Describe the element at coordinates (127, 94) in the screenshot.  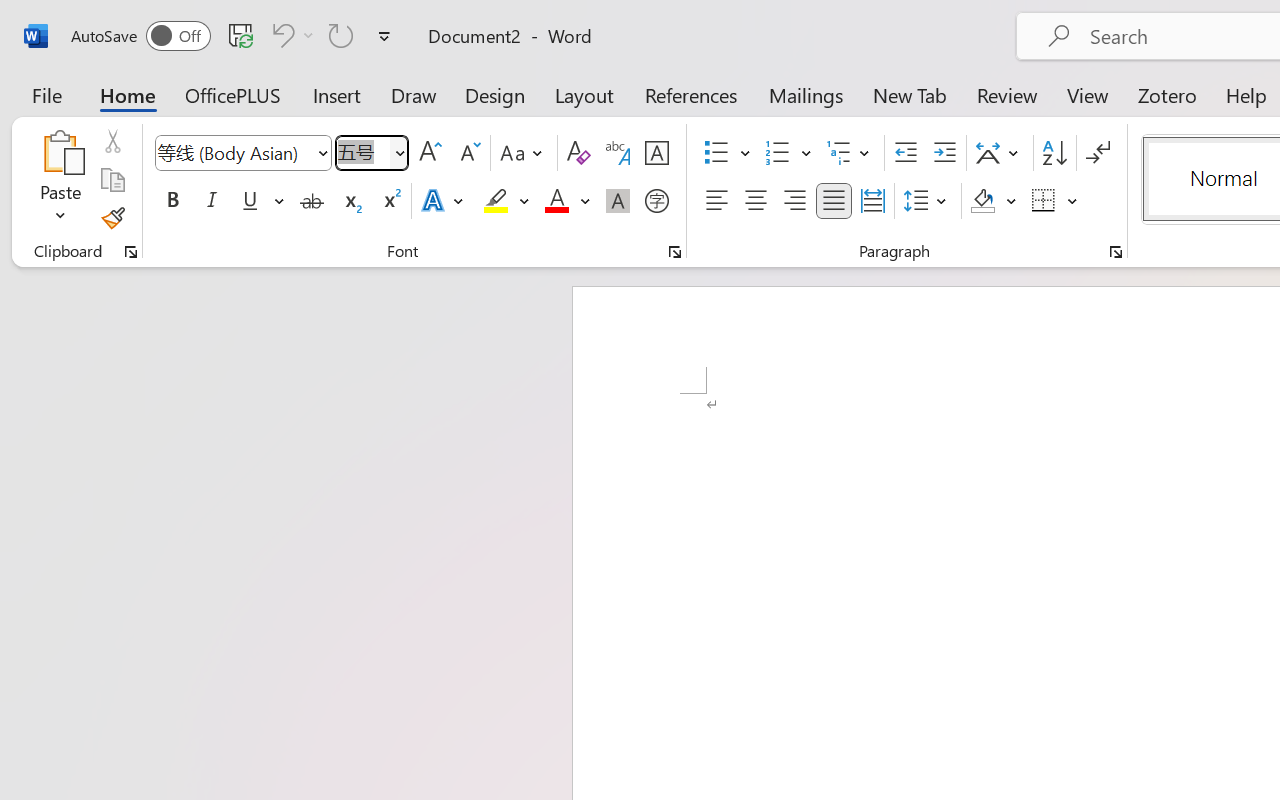
I see `'Home'` at that location.